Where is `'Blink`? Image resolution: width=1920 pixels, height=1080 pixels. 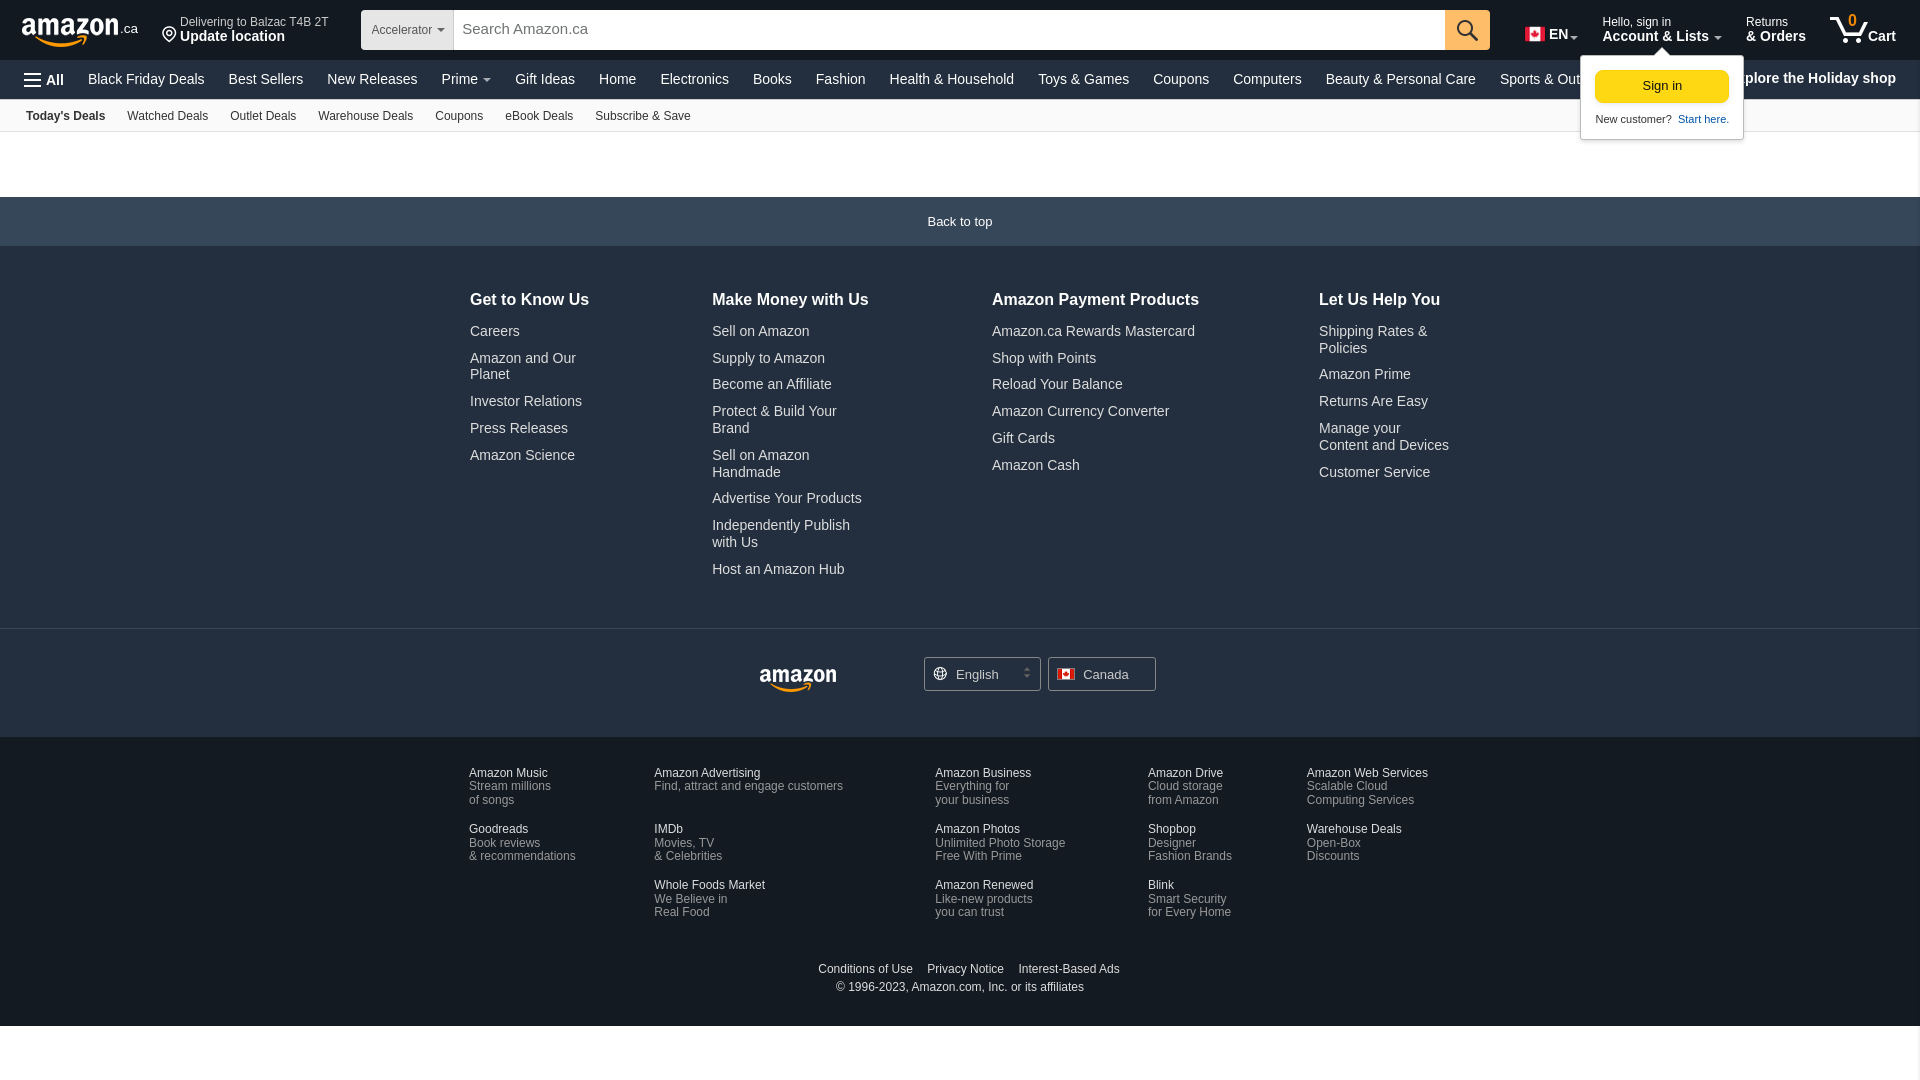
'Blink is located at coordinates (1189, 897).